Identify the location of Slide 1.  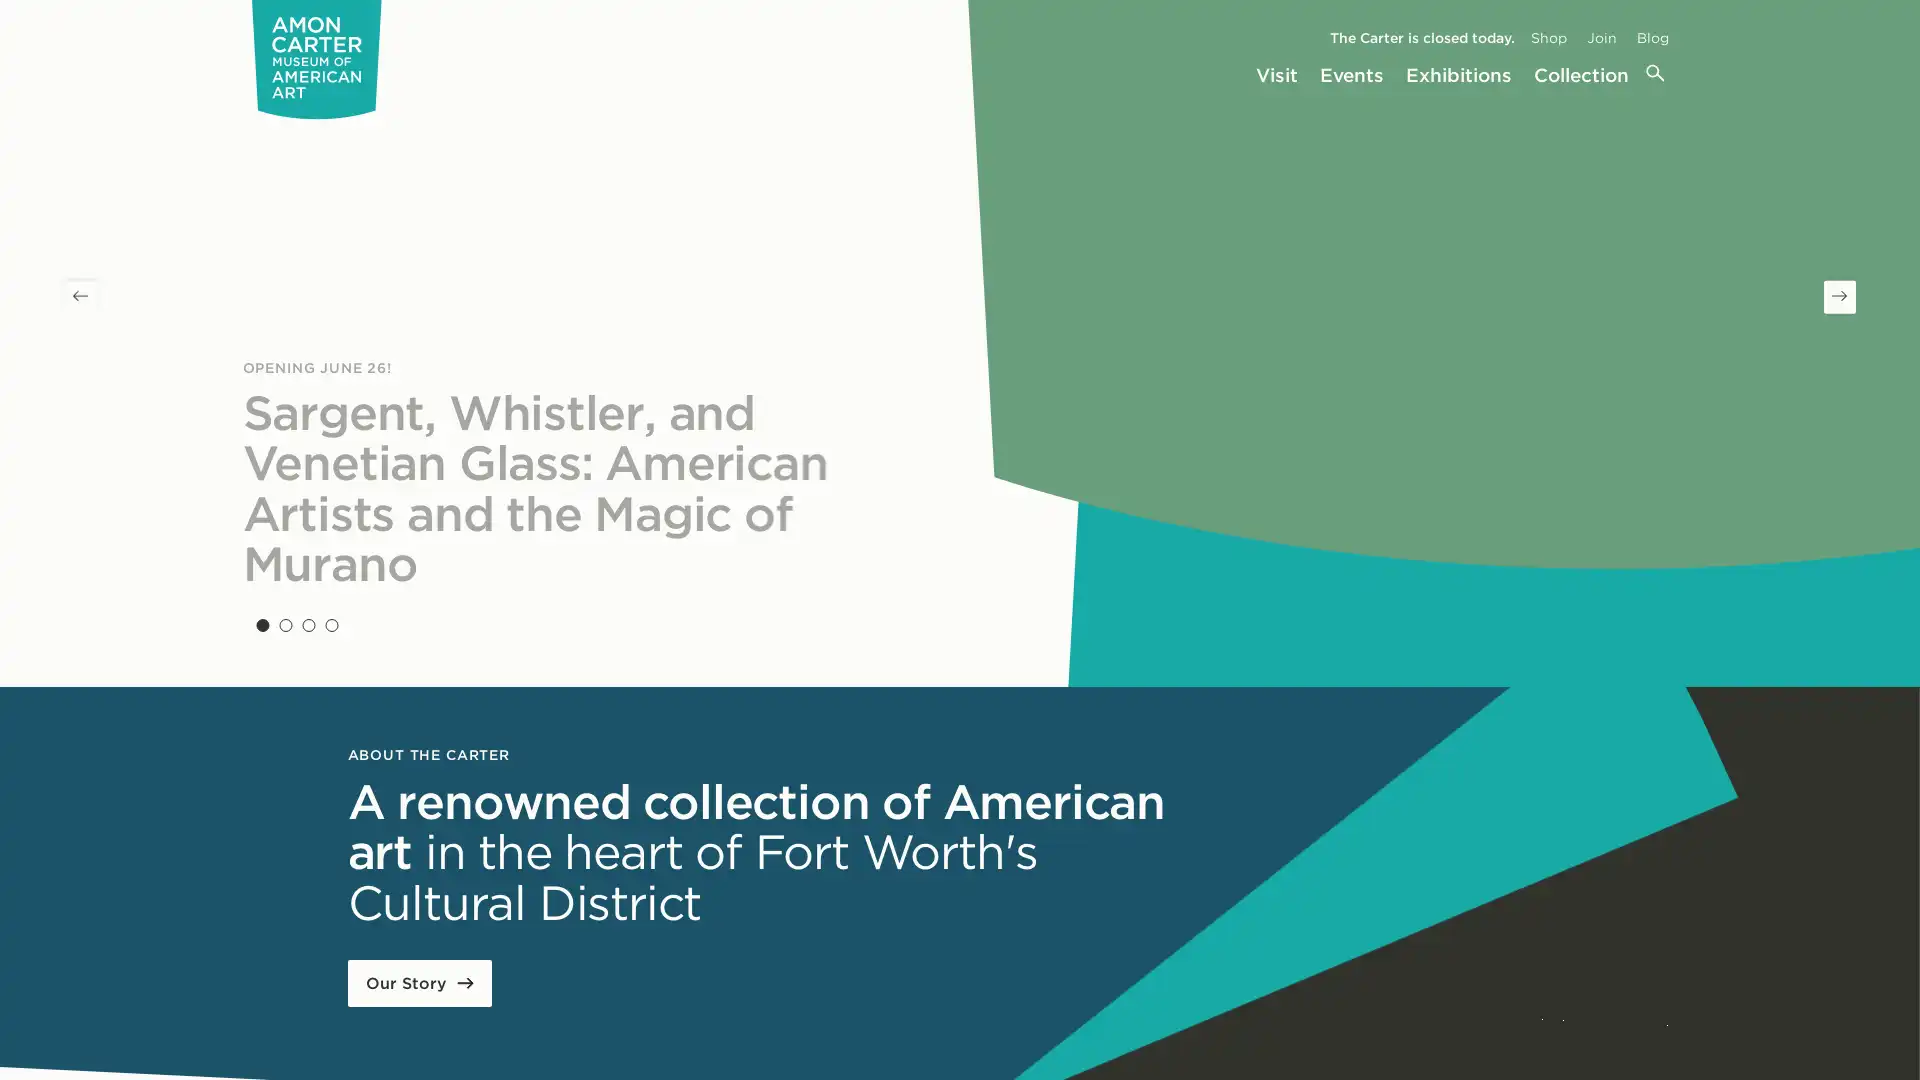
(261, 624).